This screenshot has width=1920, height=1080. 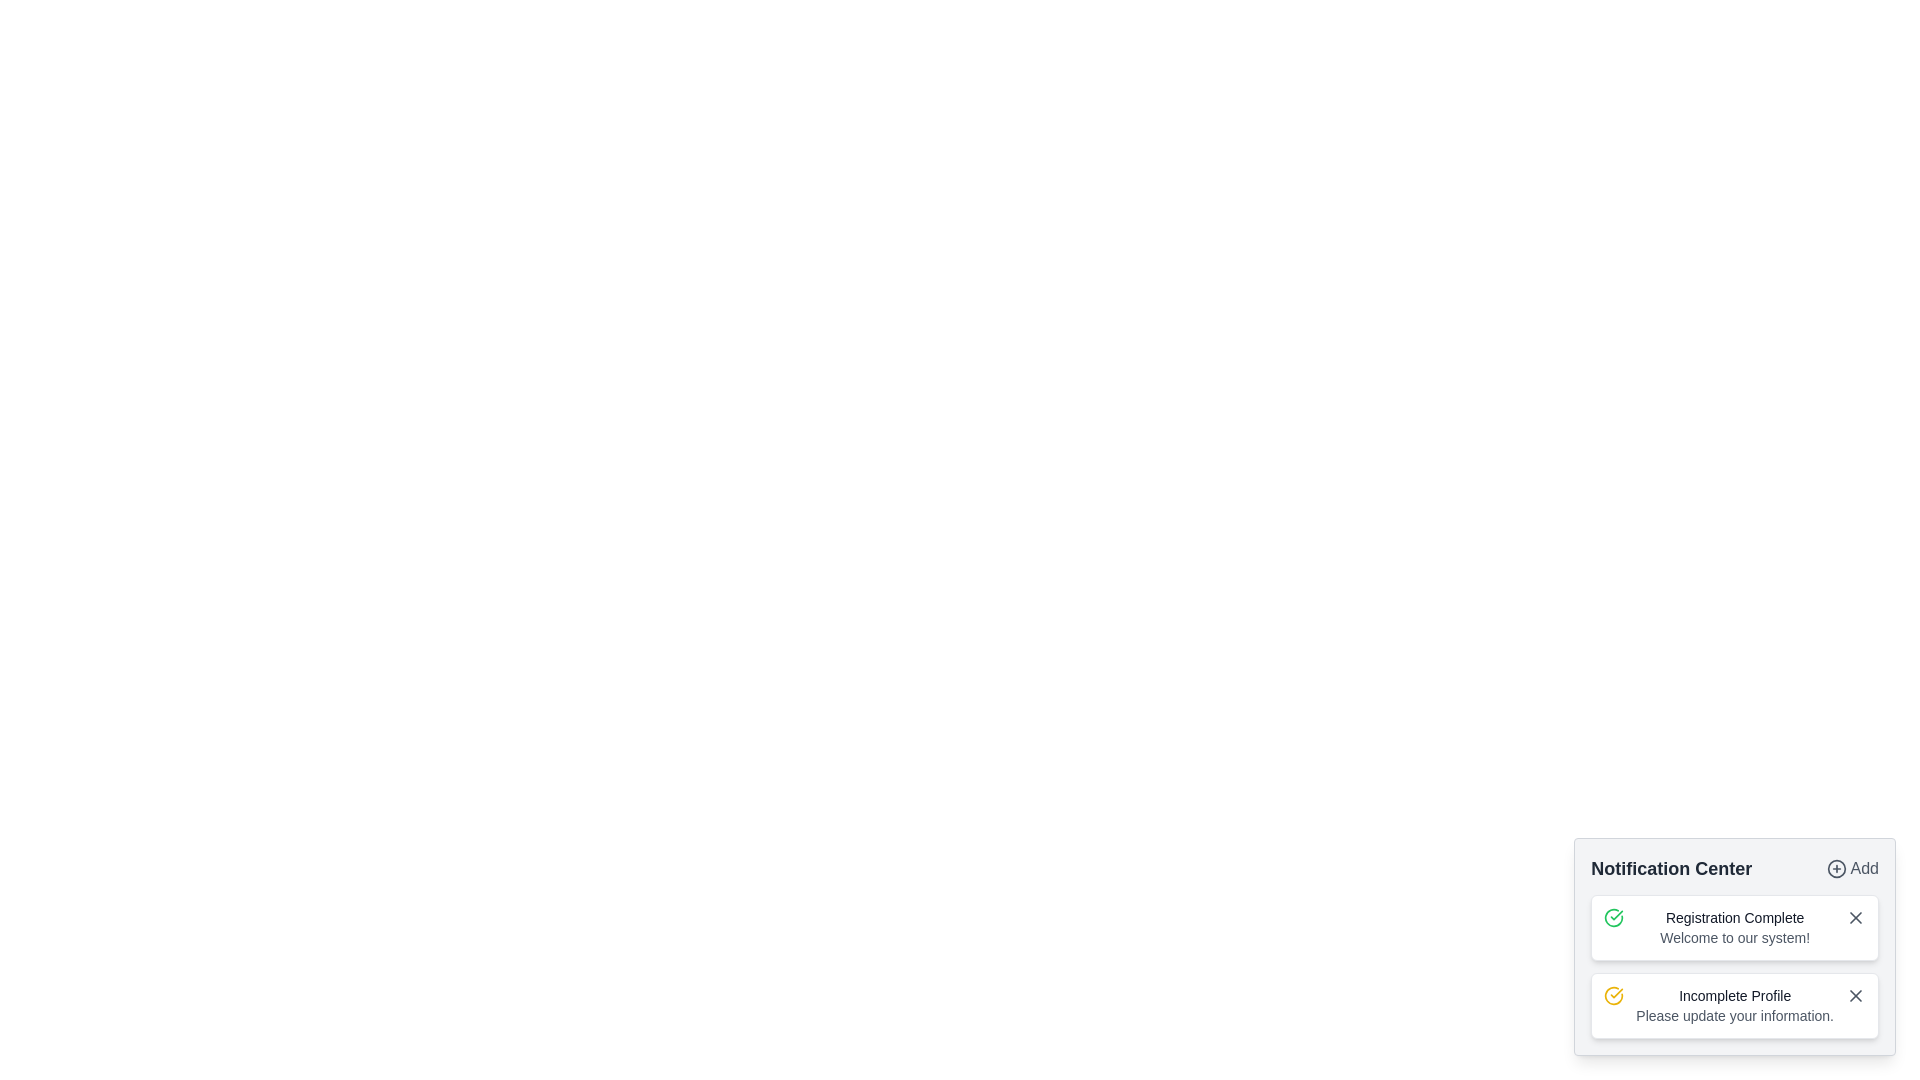 What do you see at coordinates (1734, 1006) in the screenshot?
I see `the 'Incomplete Profile' notification panel which contains a yellow checkmark icon and prompts to update information` at bounding box center [1734, 1006].